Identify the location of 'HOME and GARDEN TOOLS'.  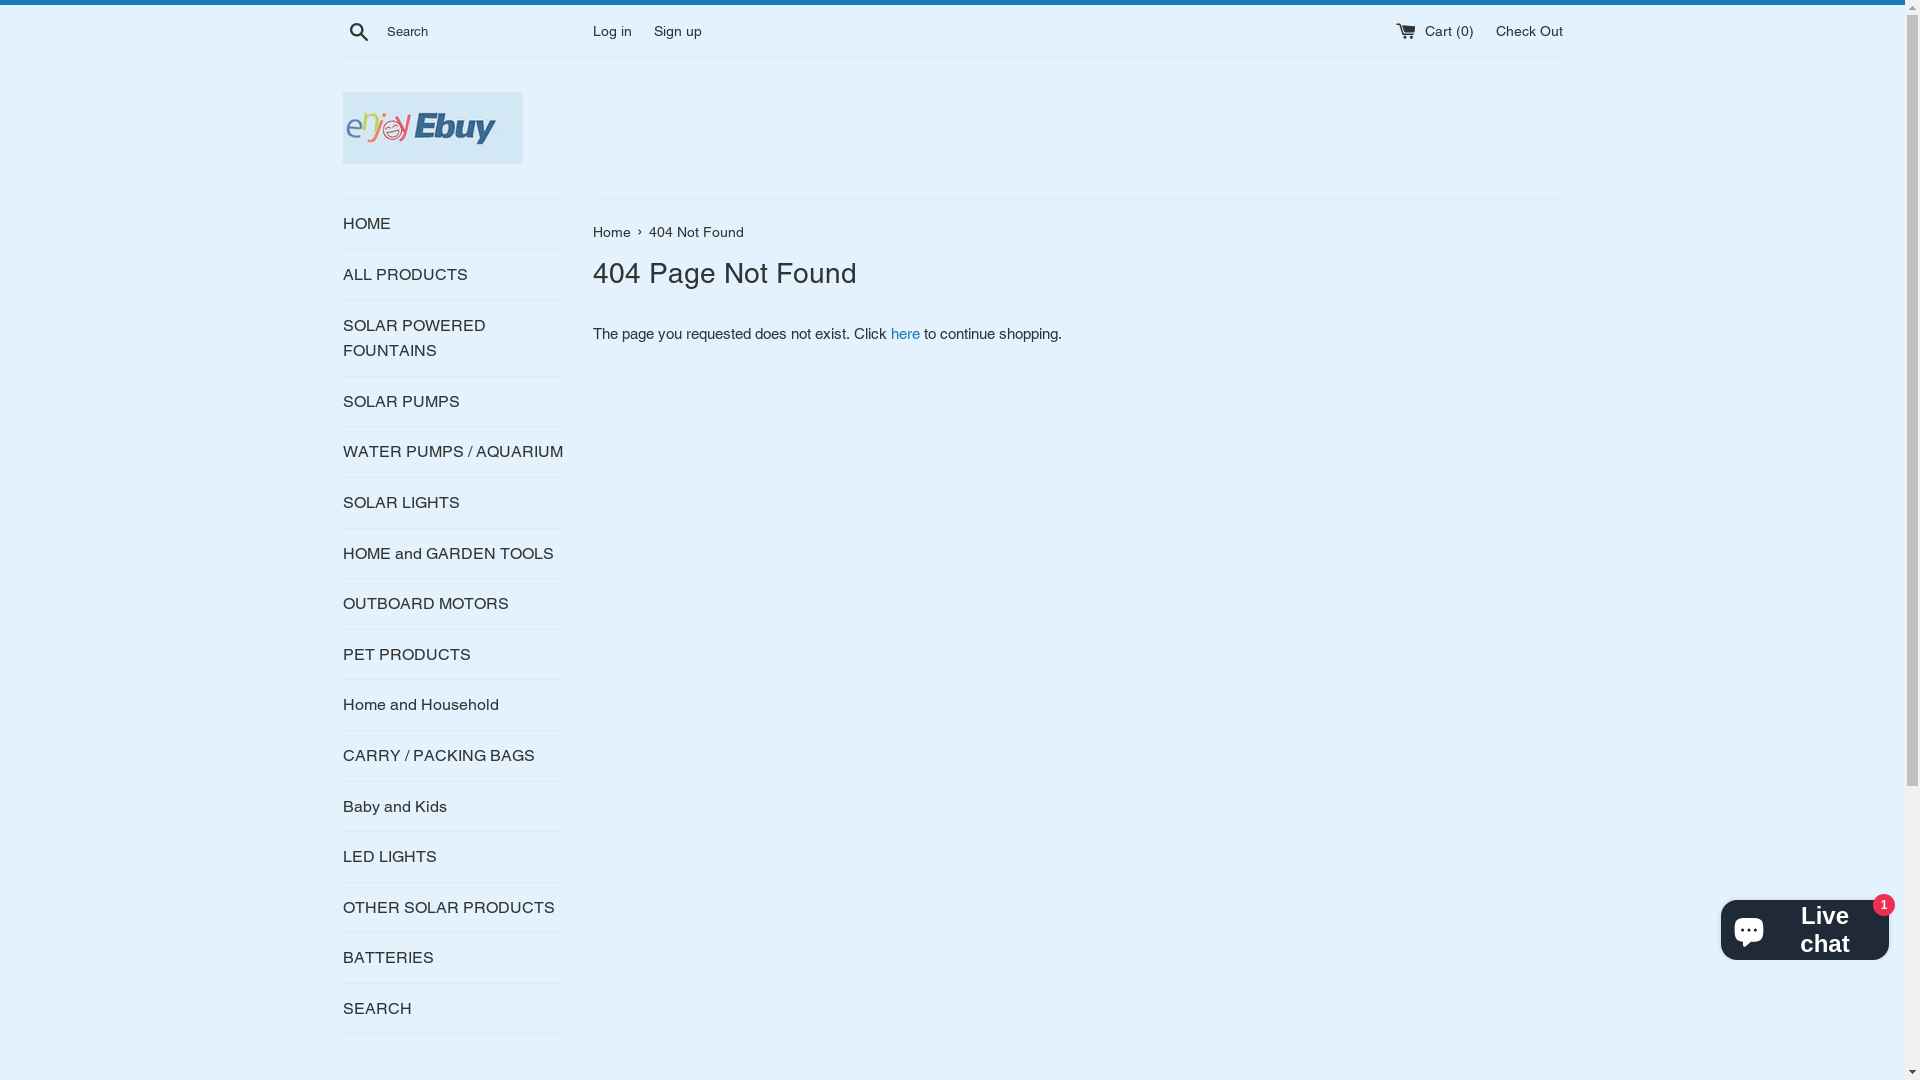
(450, 554).